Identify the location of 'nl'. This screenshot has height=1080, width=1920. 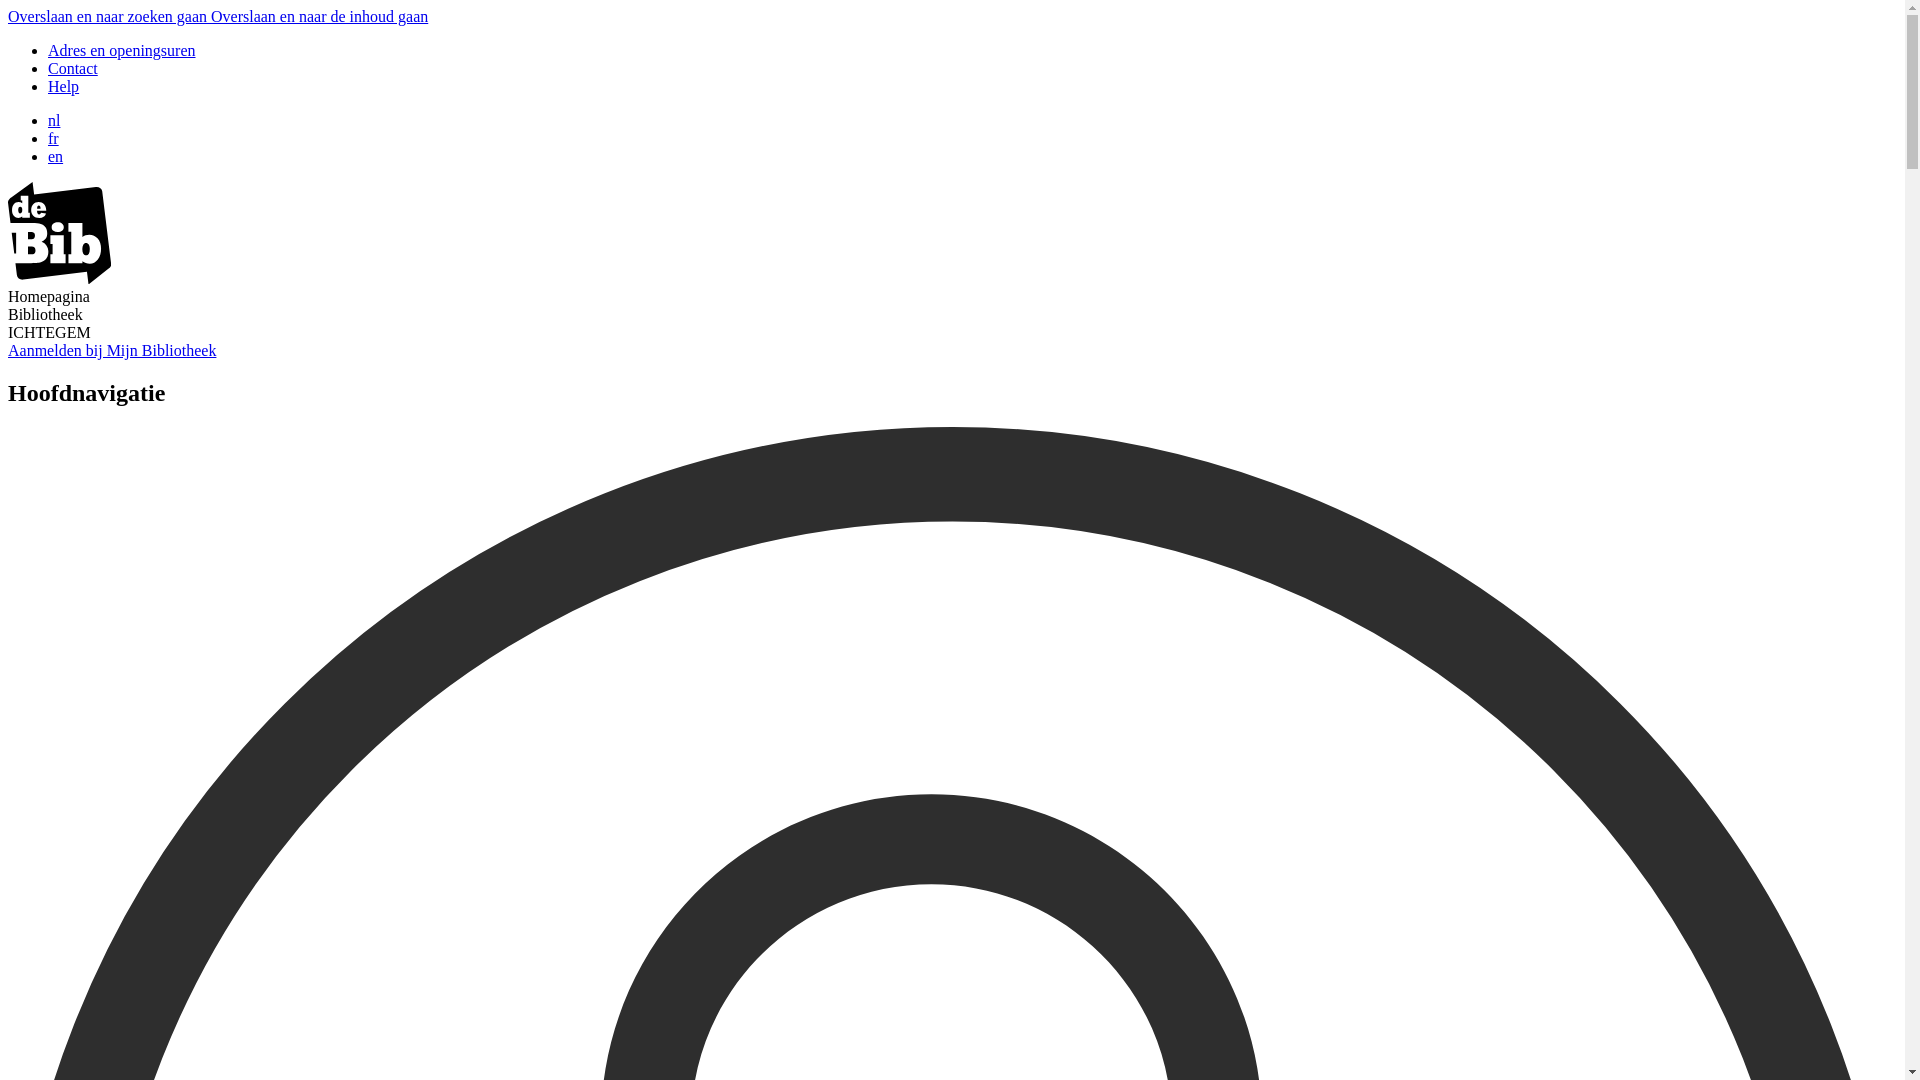
(48, 120).